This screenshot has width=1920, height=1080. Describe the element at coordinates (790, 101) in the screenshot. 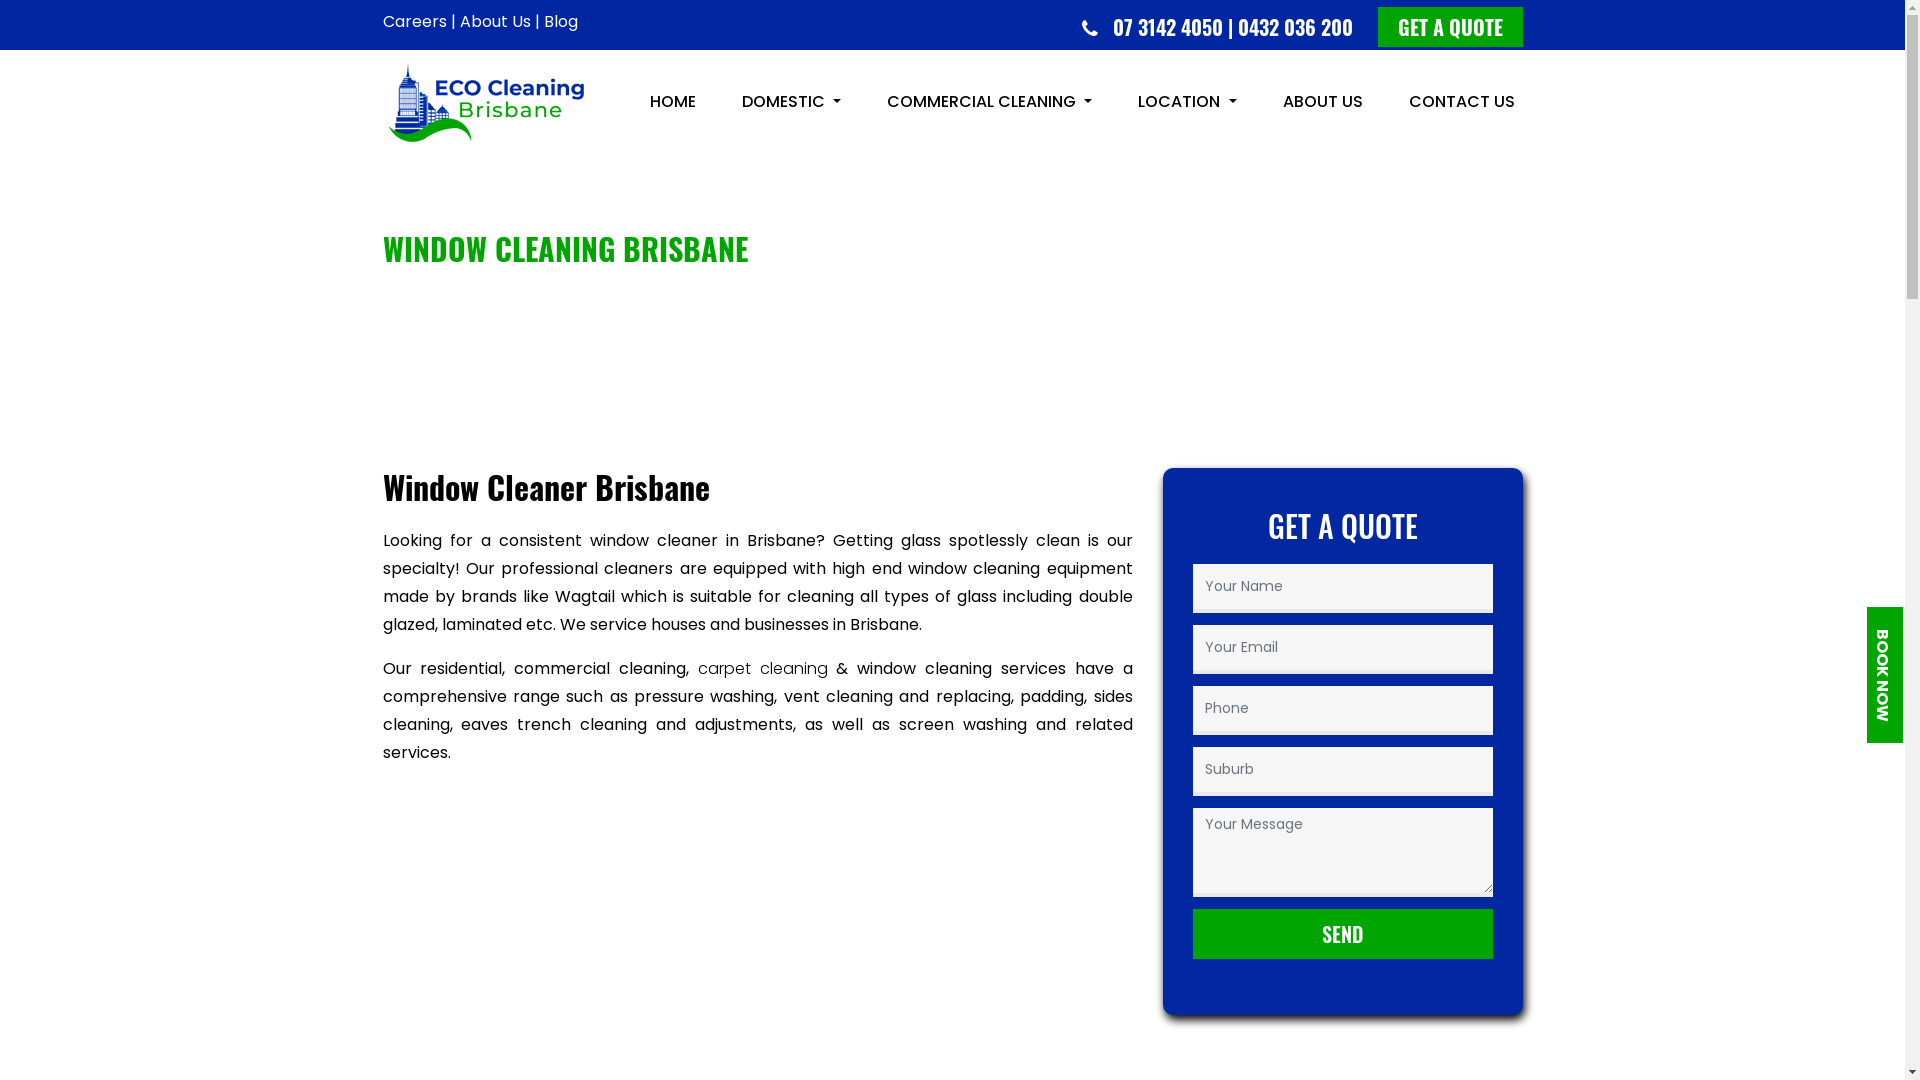

I see `'DOMESTIC'` at that location.